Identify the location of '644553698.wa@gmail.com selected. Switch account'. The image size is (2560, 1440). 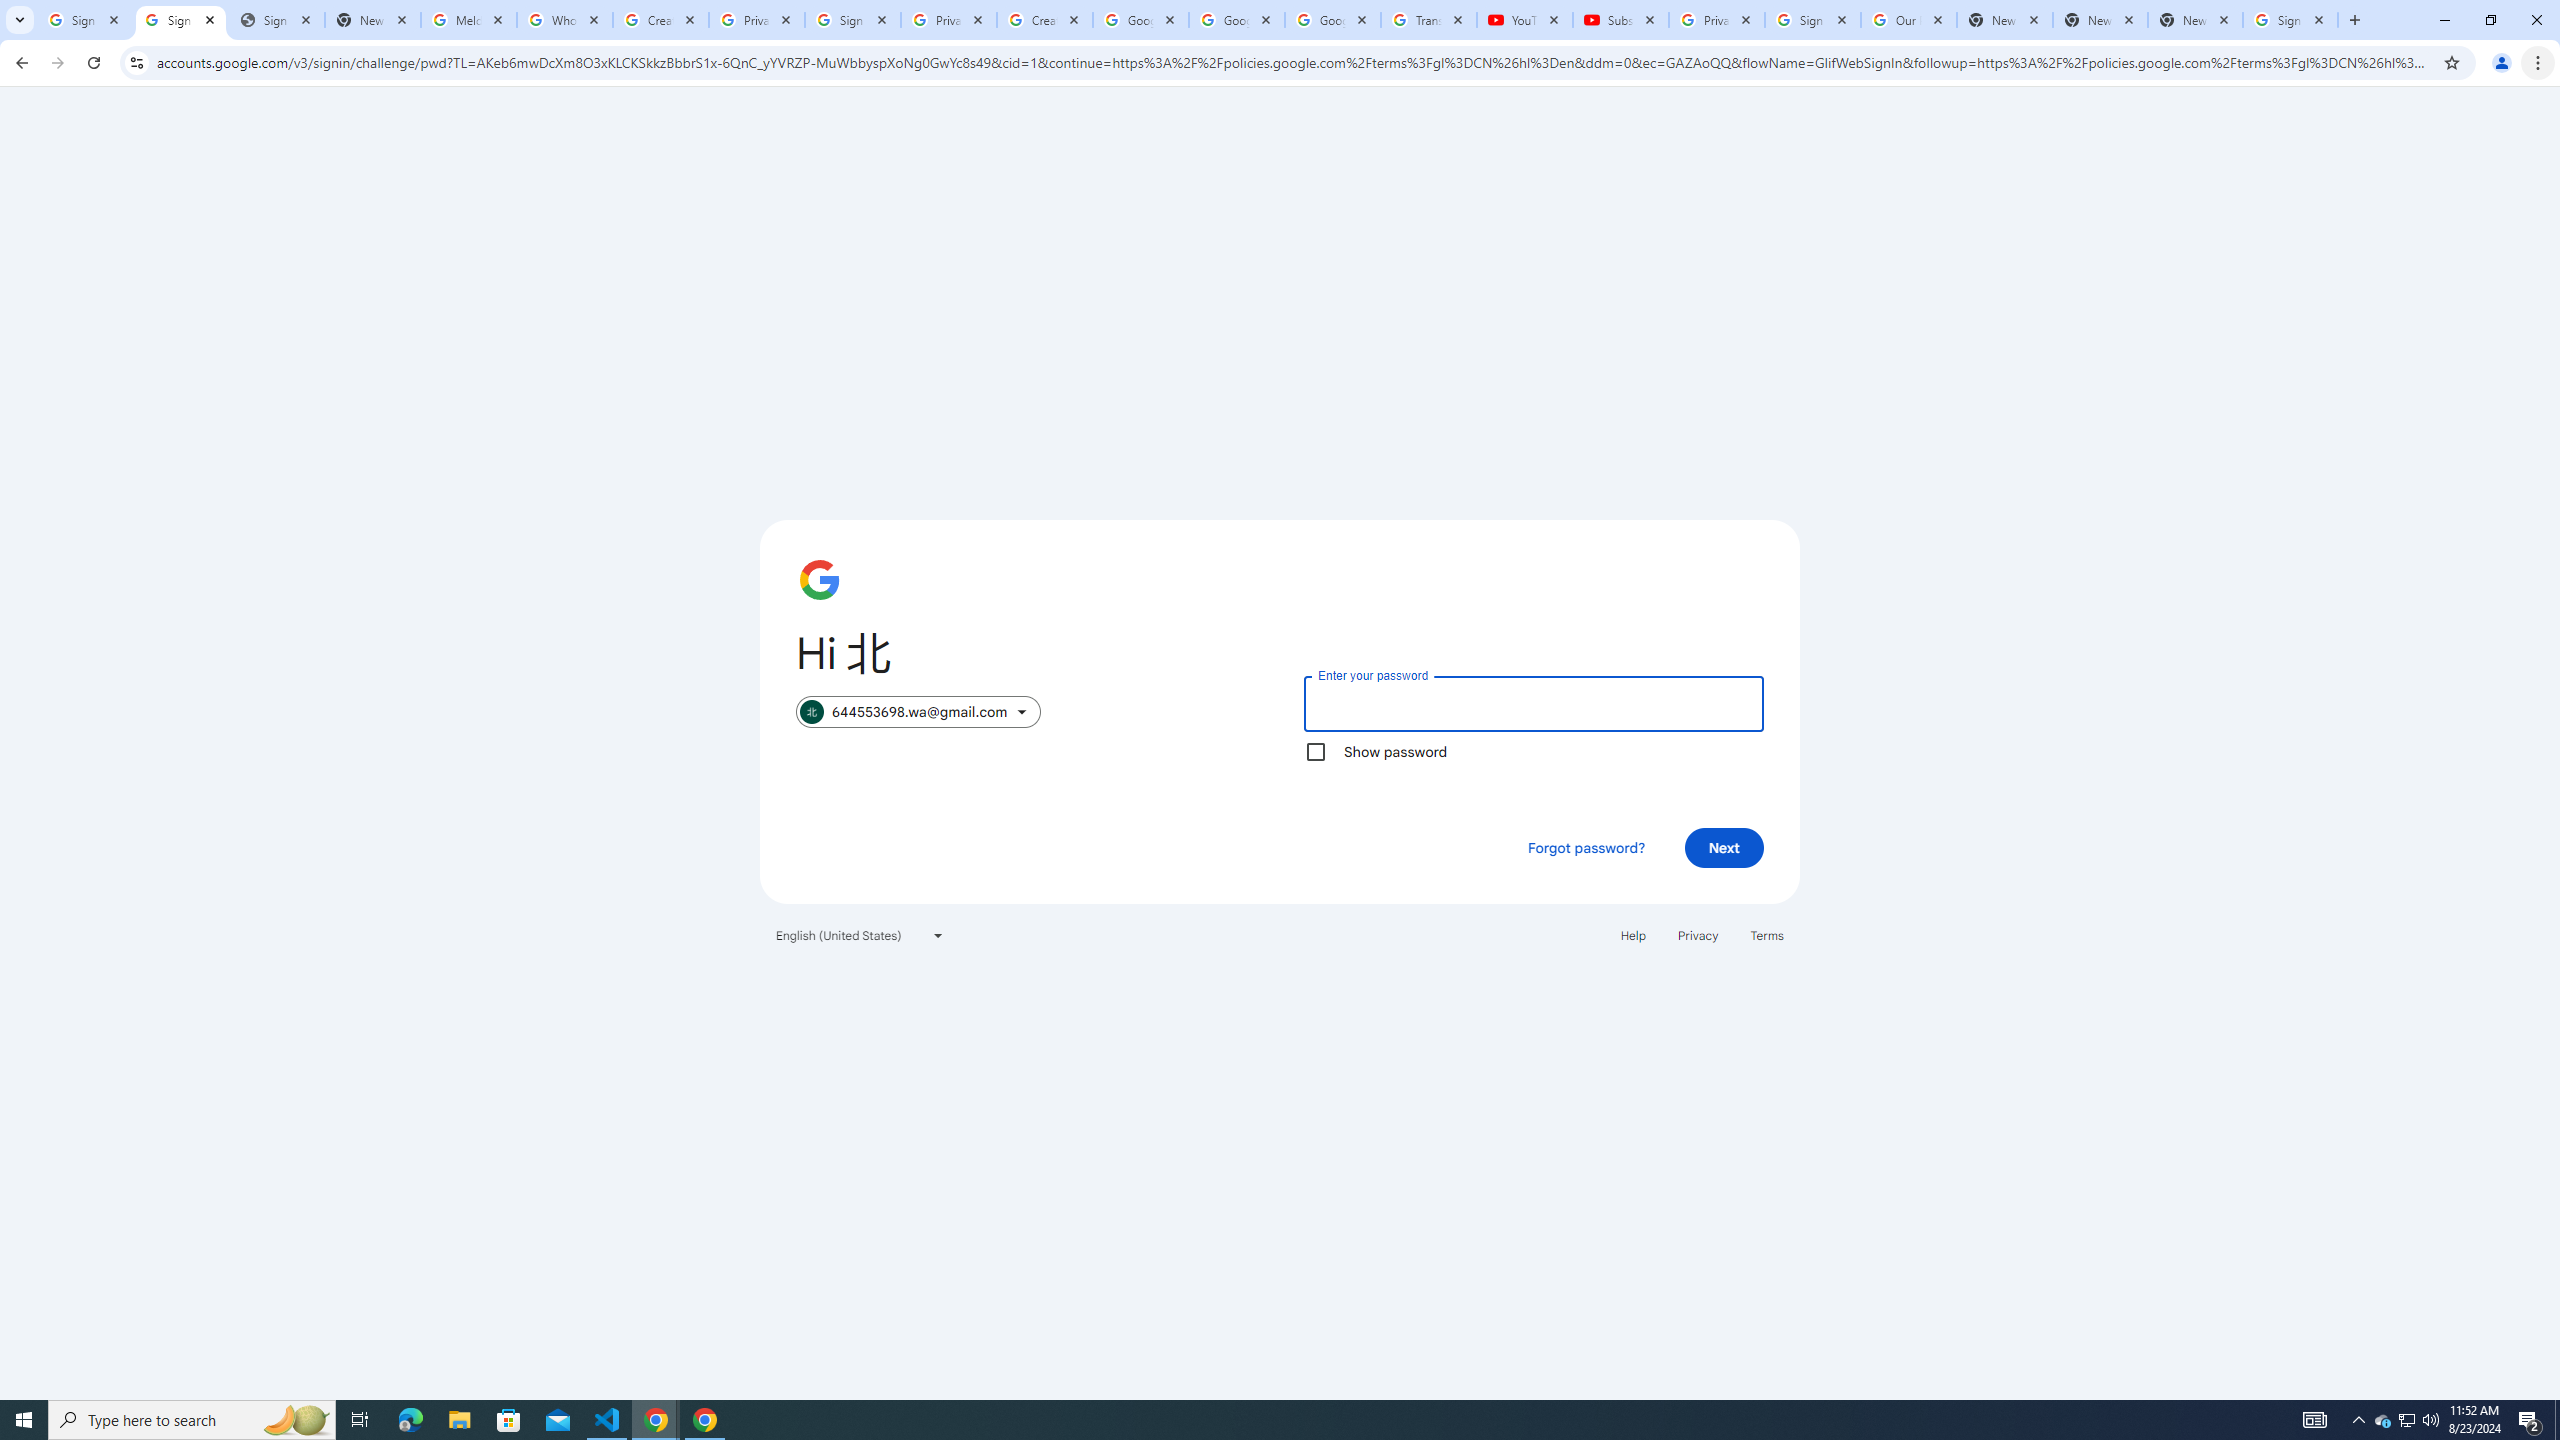
(918, 712).